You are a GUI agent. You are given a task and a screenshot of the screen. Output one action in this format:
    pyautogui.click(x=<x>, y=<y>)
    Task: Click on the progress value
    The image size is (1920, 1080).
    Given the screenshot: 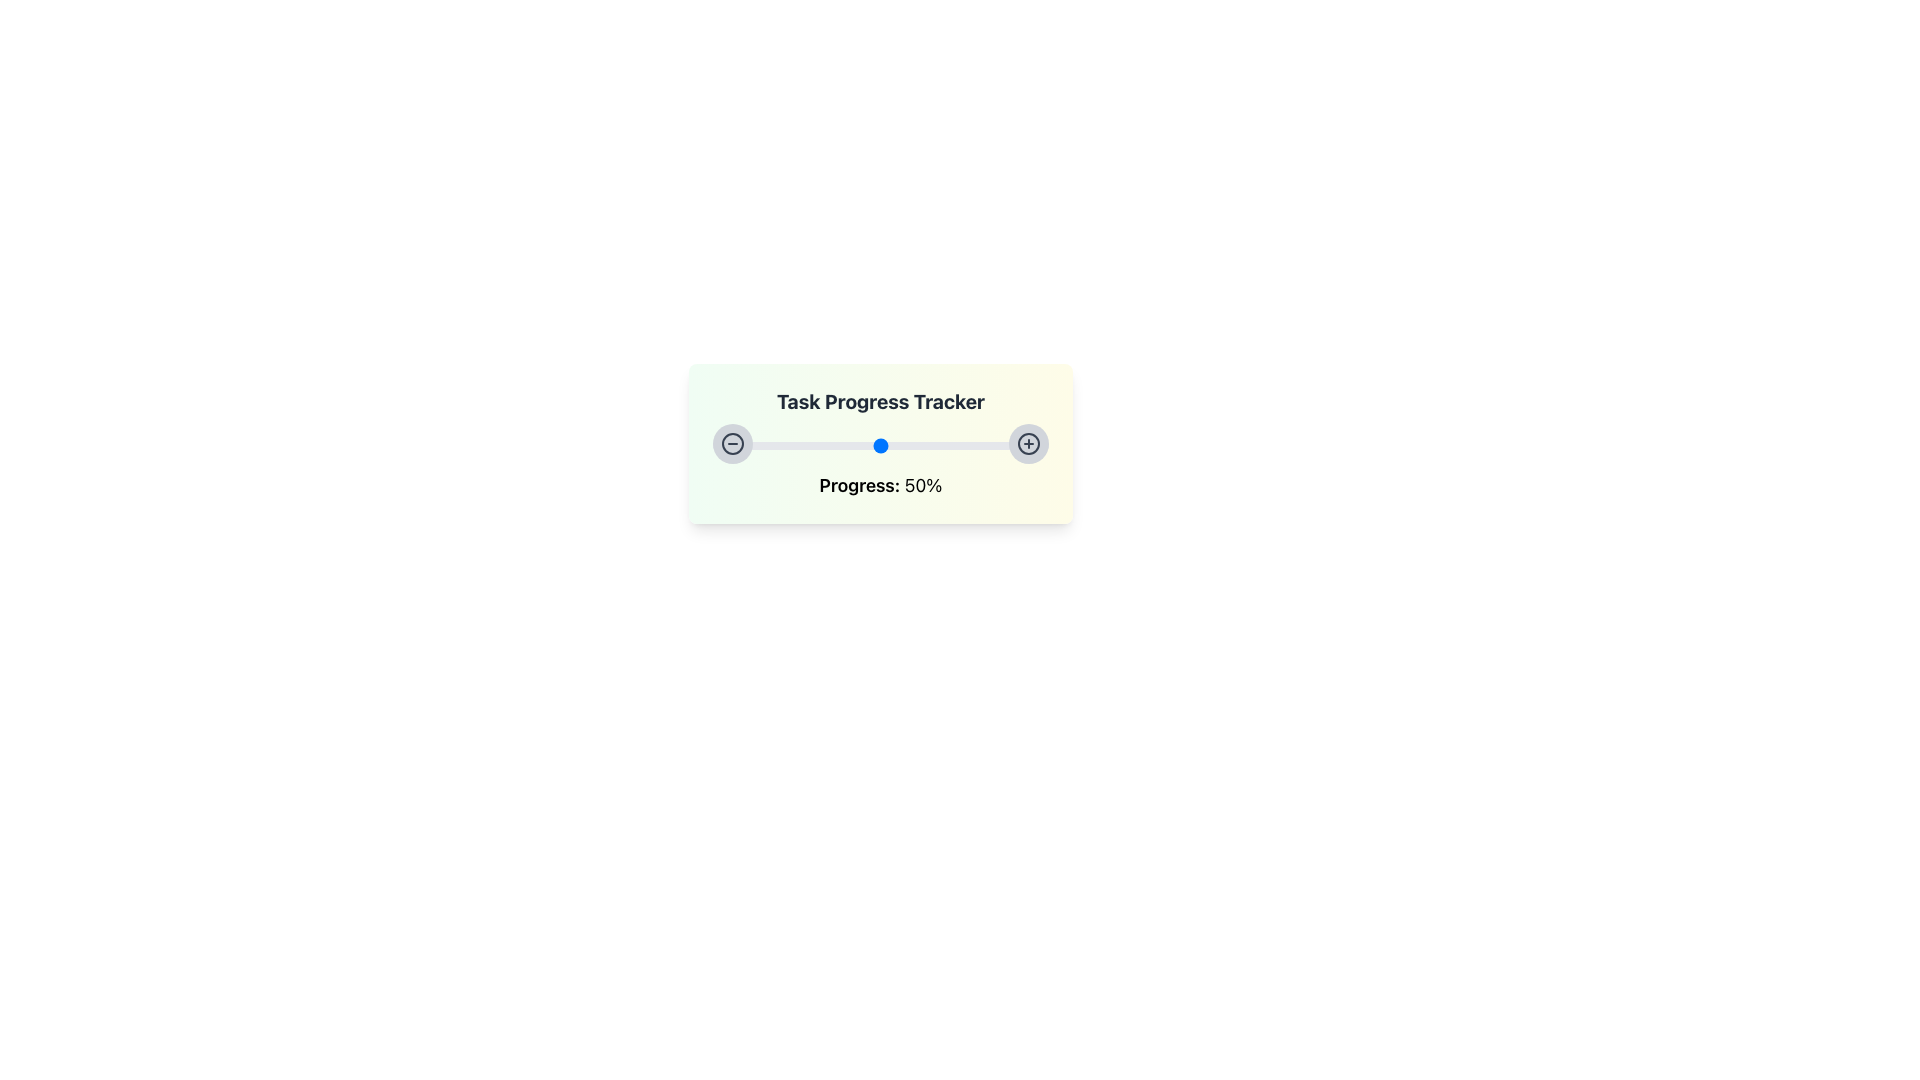 What is the action you would take?
    pyautogui.click(x=971, y=442)
    